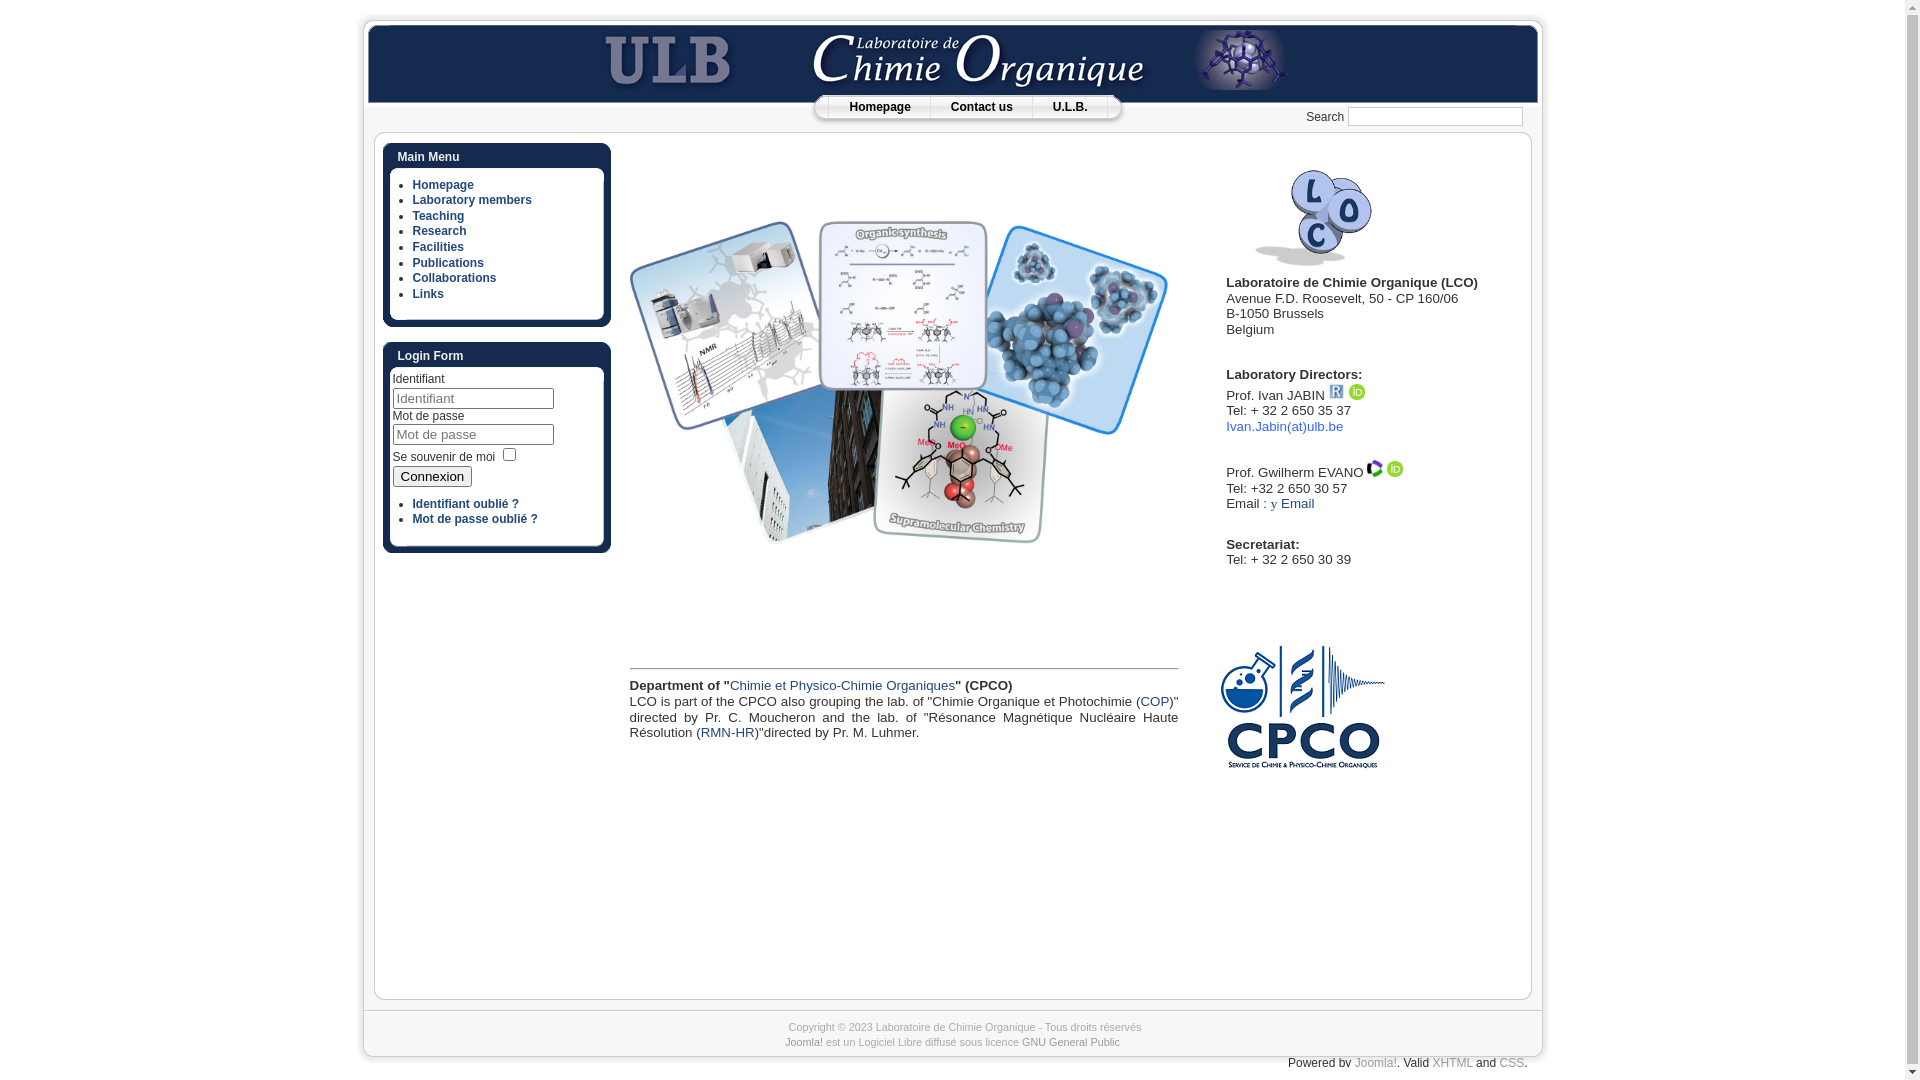 Image resolution: width=1920 pixels, height=1080 pixels. I want to click on 'Connexion', so click(431, 476).